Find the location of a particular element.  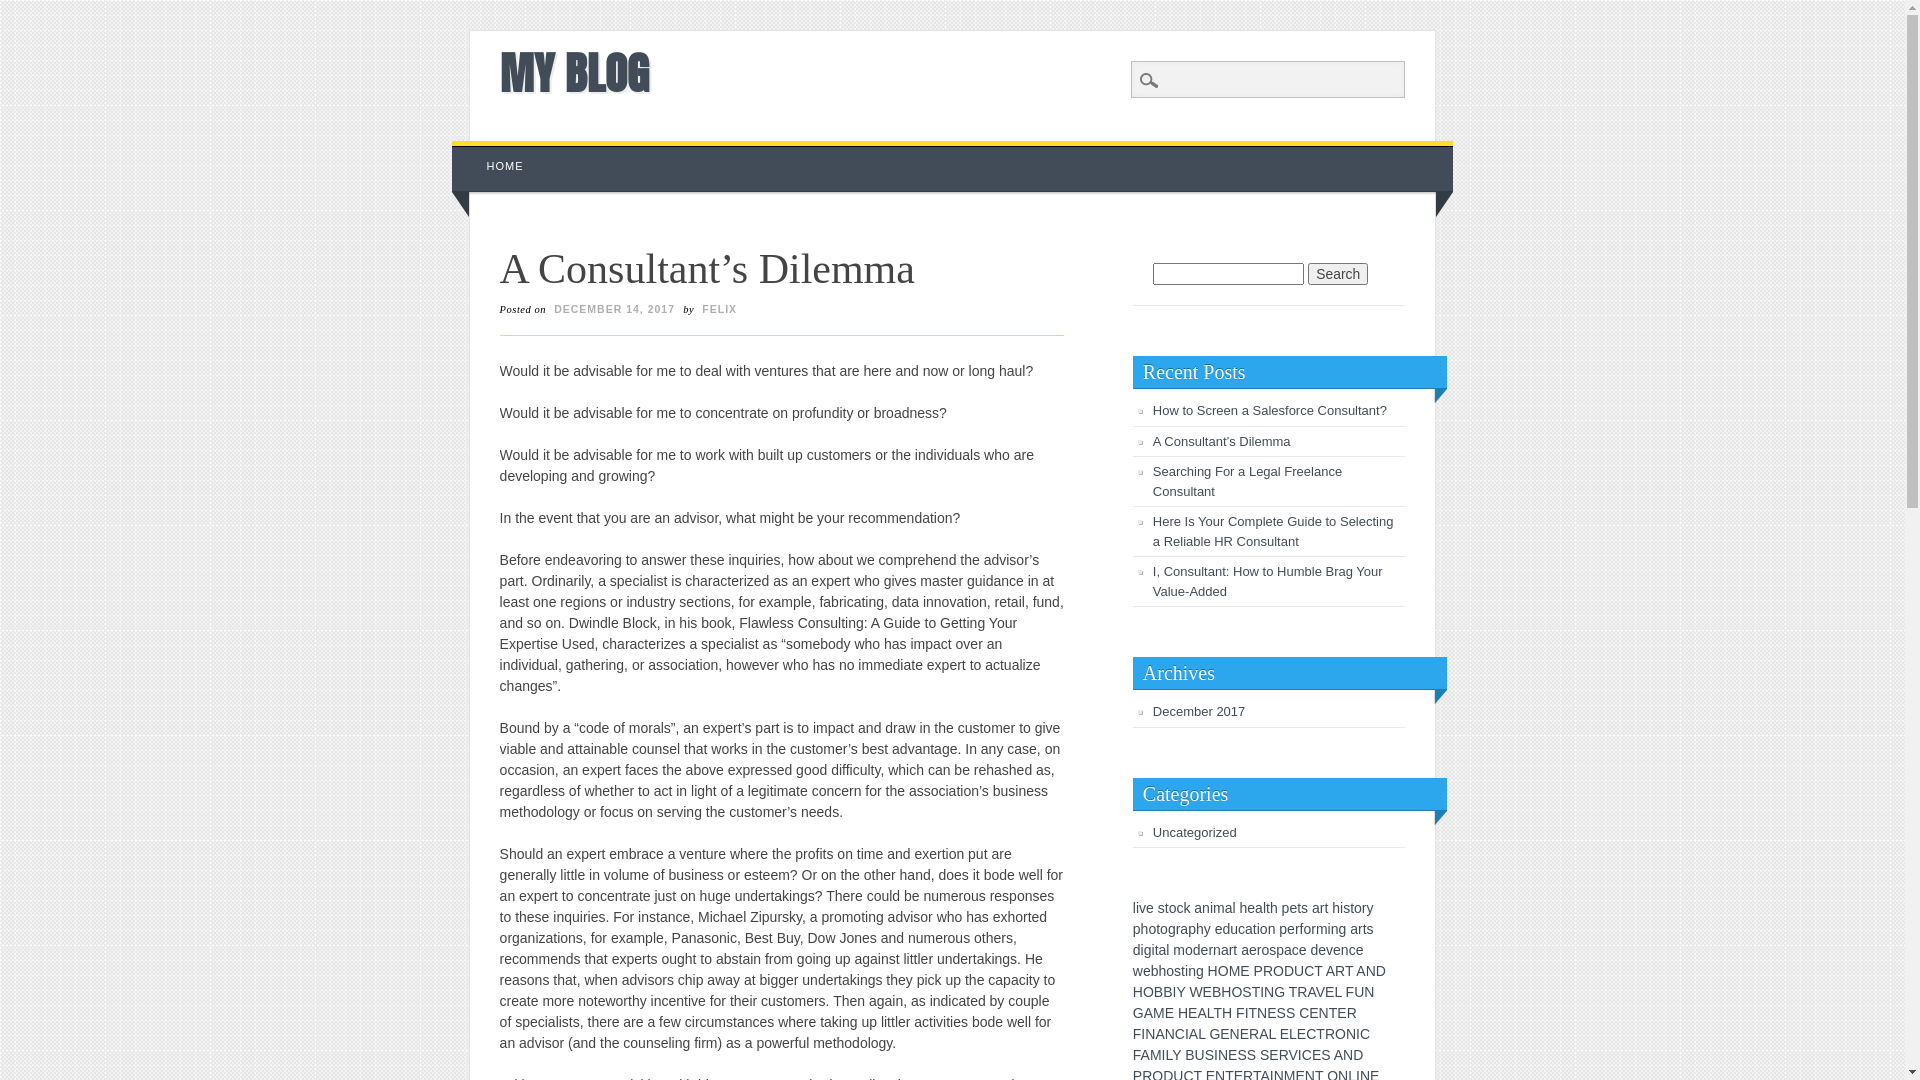

'H' is located at coordinates (1212, 970).